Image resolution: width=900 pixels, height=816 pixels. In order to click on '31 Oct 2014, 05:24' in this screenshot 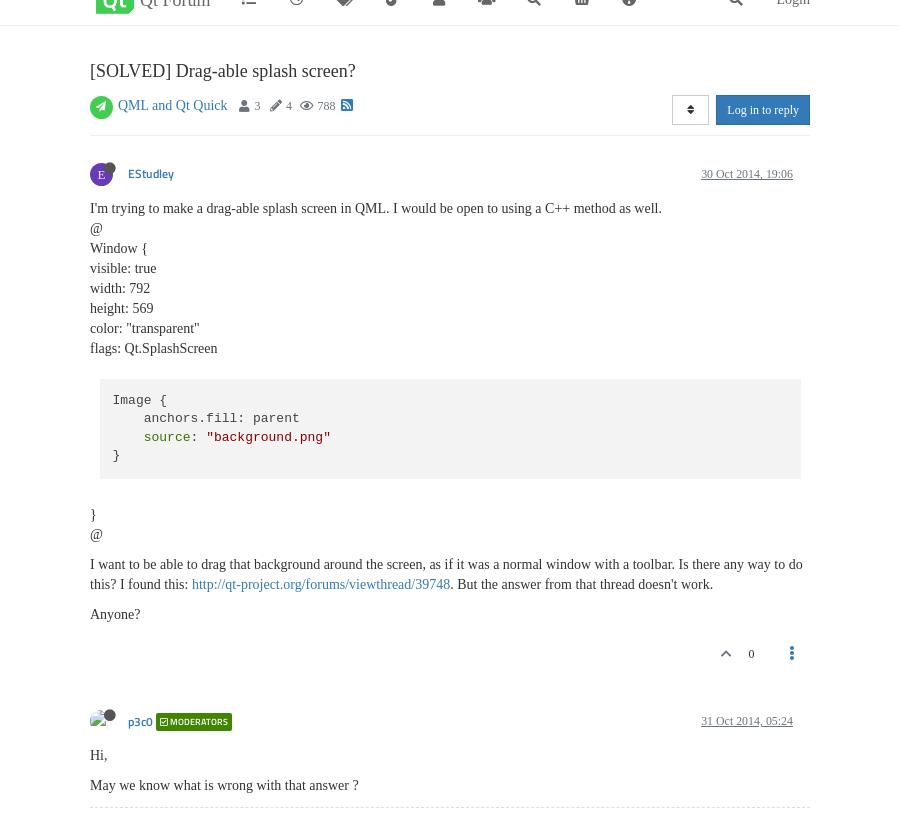, I will do `click(746, 721)`.